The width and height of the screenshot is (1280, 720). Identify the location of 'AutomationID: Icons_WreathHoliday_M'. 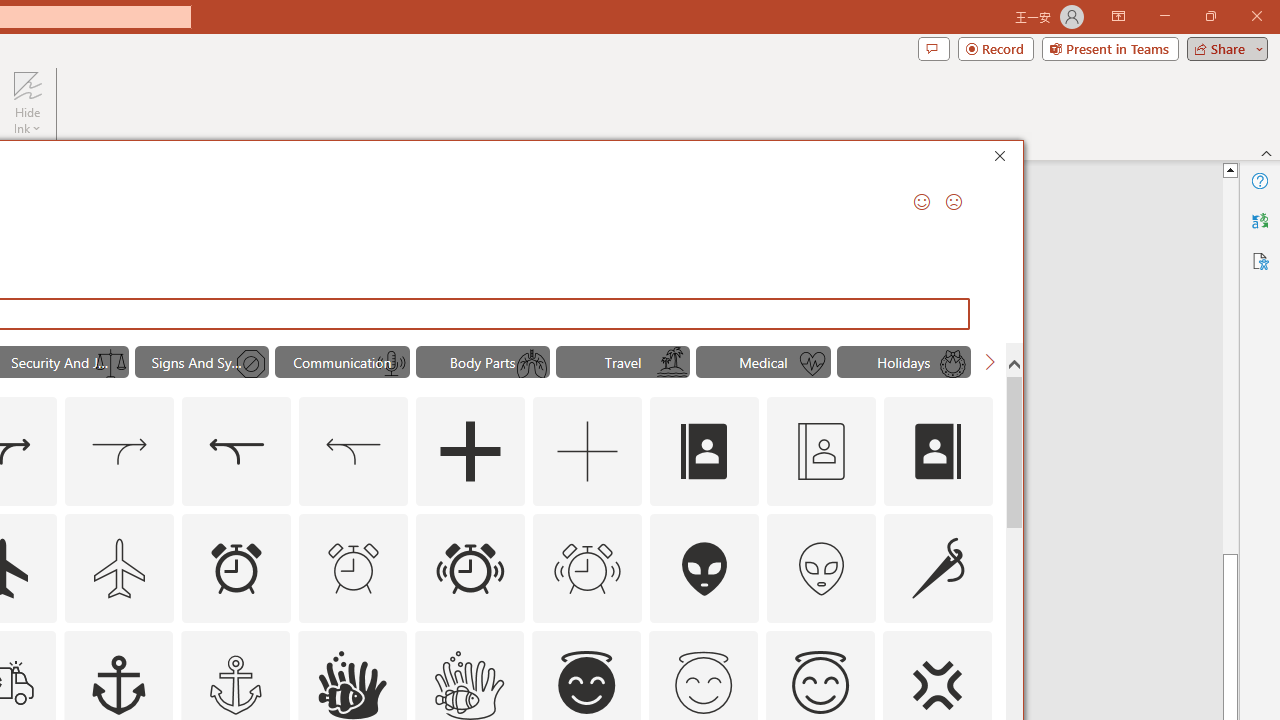
(951, 364).